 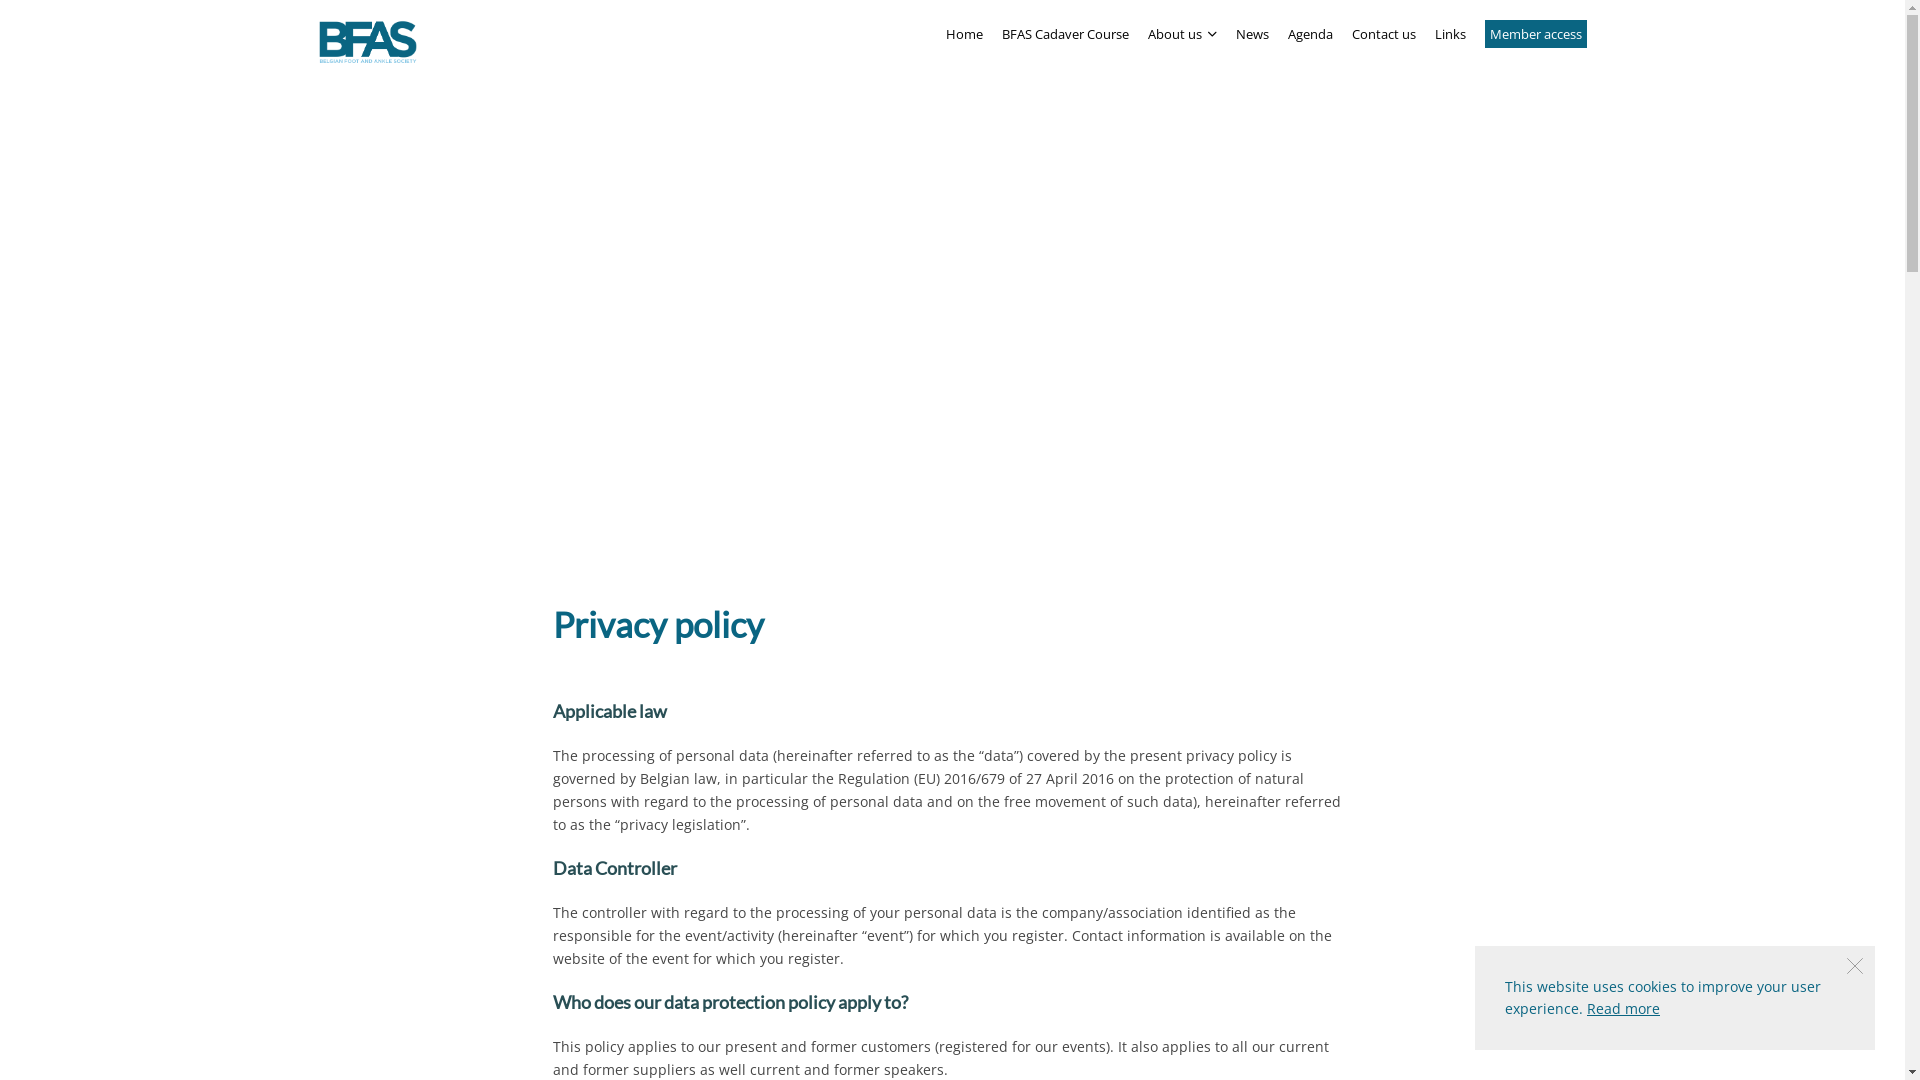 I want to click on 'Read more', so click(x=1623, y=1008).